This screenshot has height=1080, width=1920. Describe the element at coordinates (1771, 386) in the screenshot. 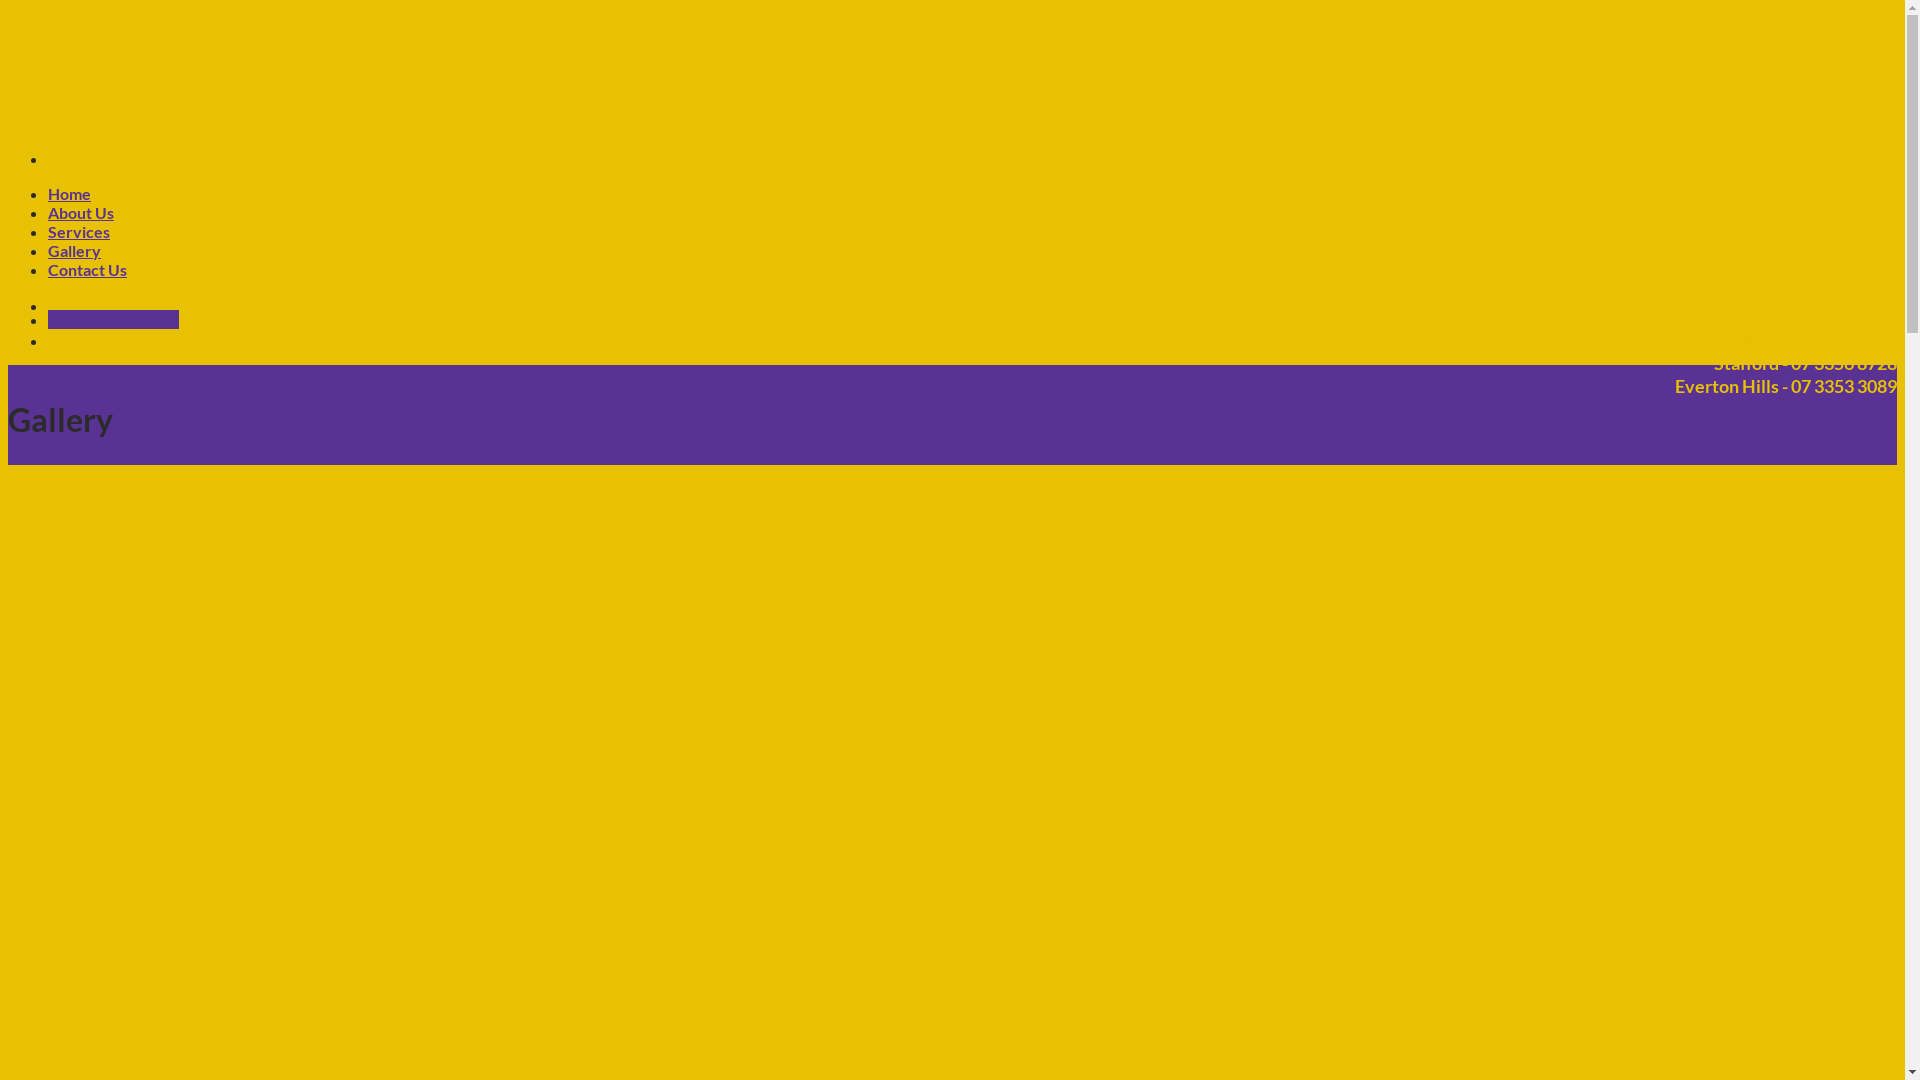

I see `'Everton Hills - 07 3353 3089'` at that location.